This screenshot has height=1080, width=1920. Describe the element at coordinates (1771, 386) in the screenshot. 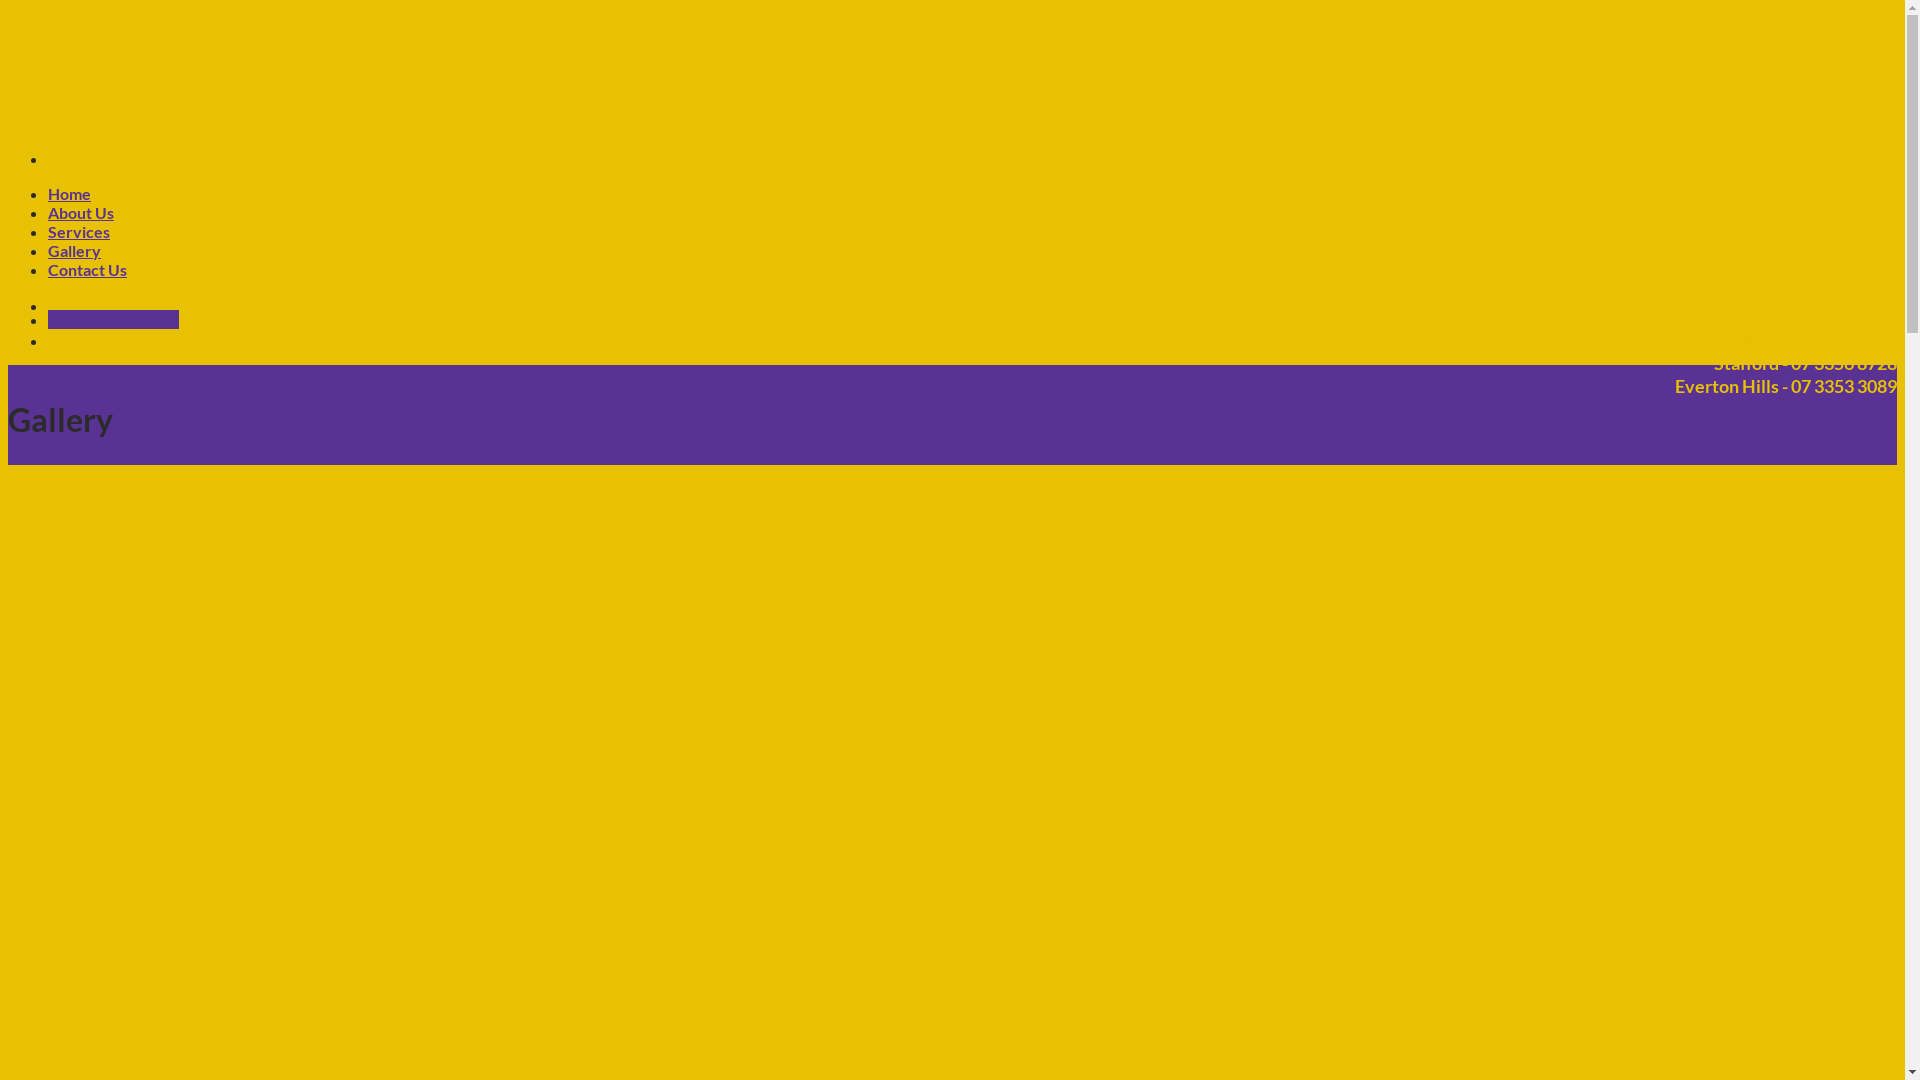

I see `'Everton Hills - 07 3353 3089'` at that location.